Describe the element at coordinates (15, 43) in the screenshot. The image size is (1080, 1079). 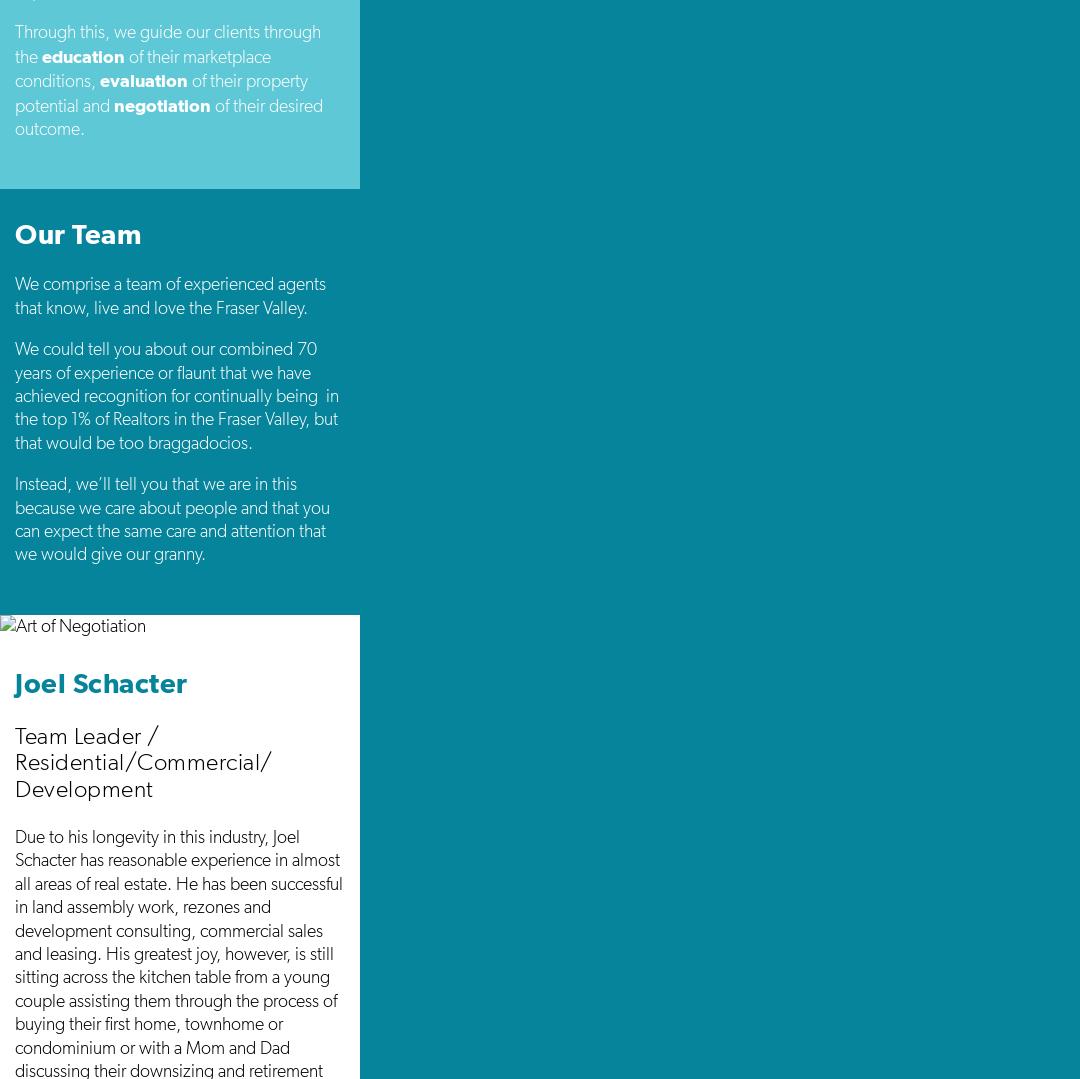
I see `'Through this, we guide our clients through the'` at that location.